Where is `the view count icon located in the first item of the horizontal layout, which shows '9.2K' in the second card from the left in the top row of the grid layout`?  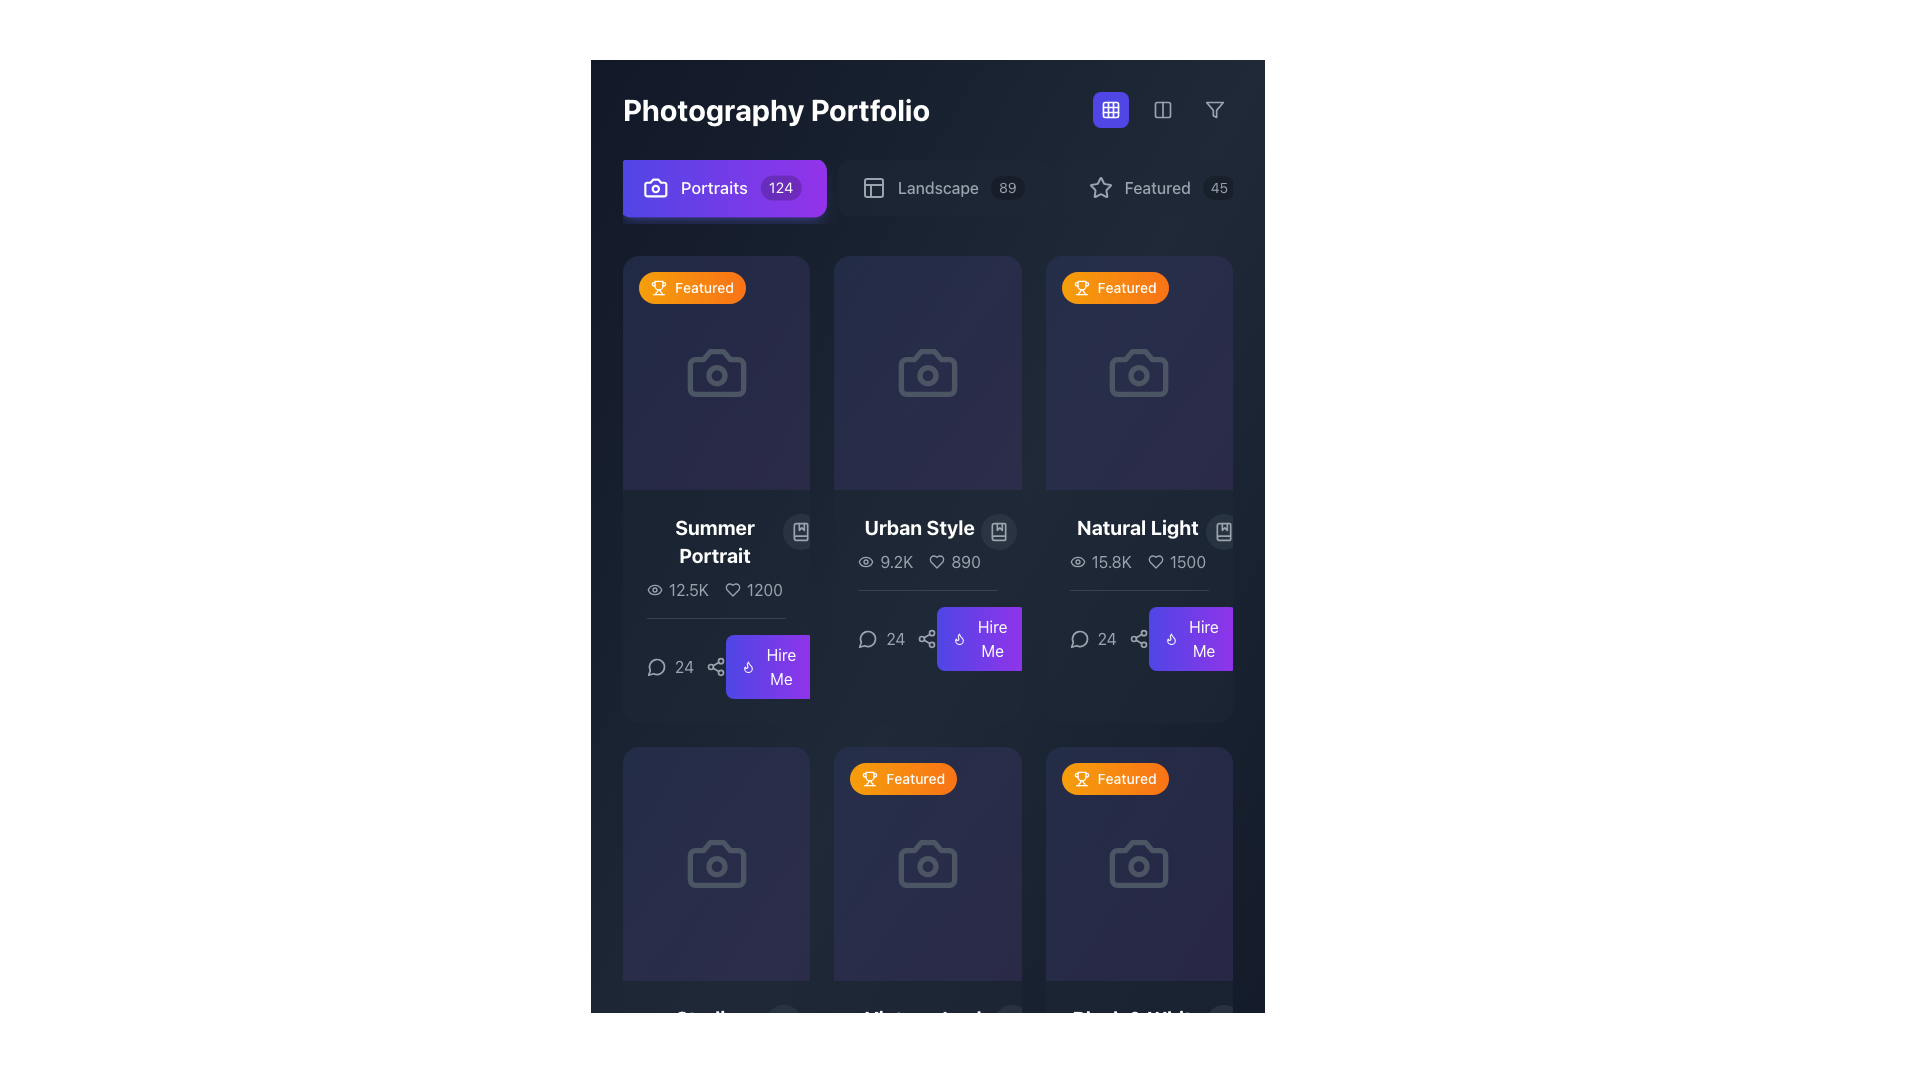 the view count icon located in the first item of the horizontal layout, which shows '9.2K' in the second card from the left in the top row of the grid layout is located at coordinates (866, 562).